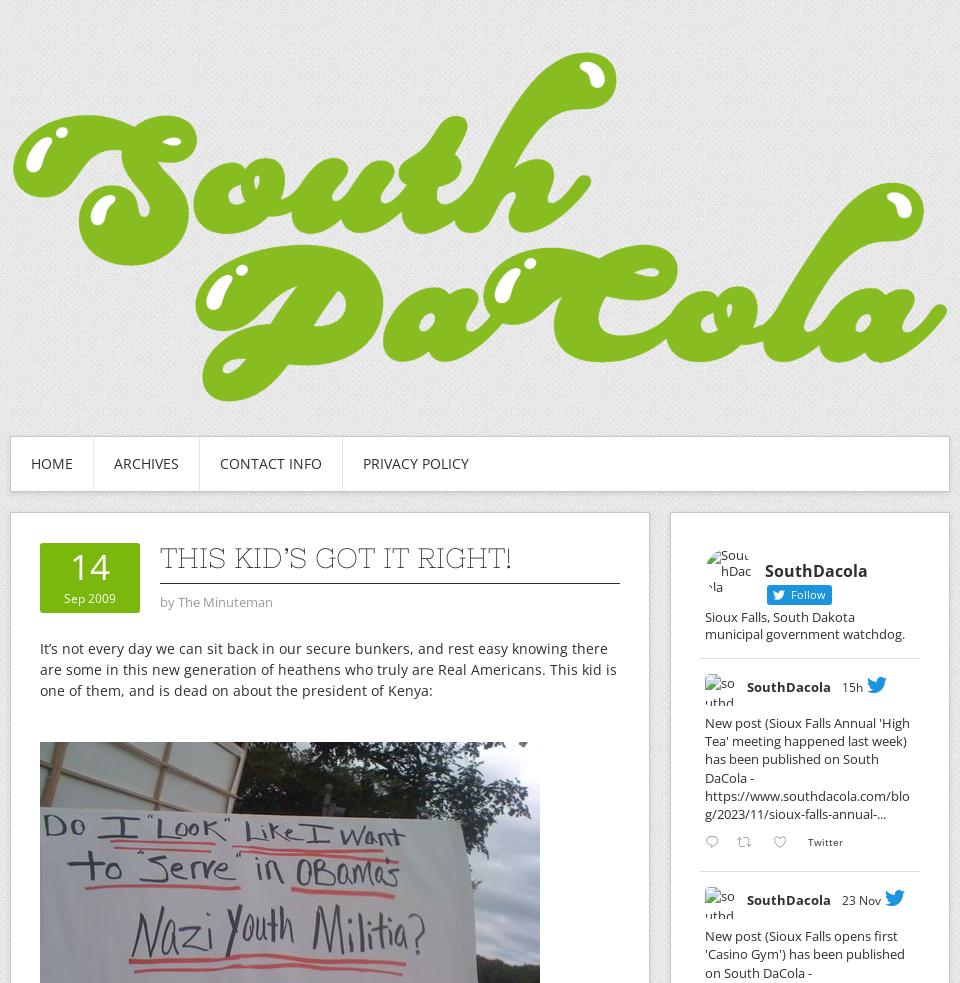  Describe the element at coordinates (851, 686) in the screenshot. I see `'15h'` at that location.